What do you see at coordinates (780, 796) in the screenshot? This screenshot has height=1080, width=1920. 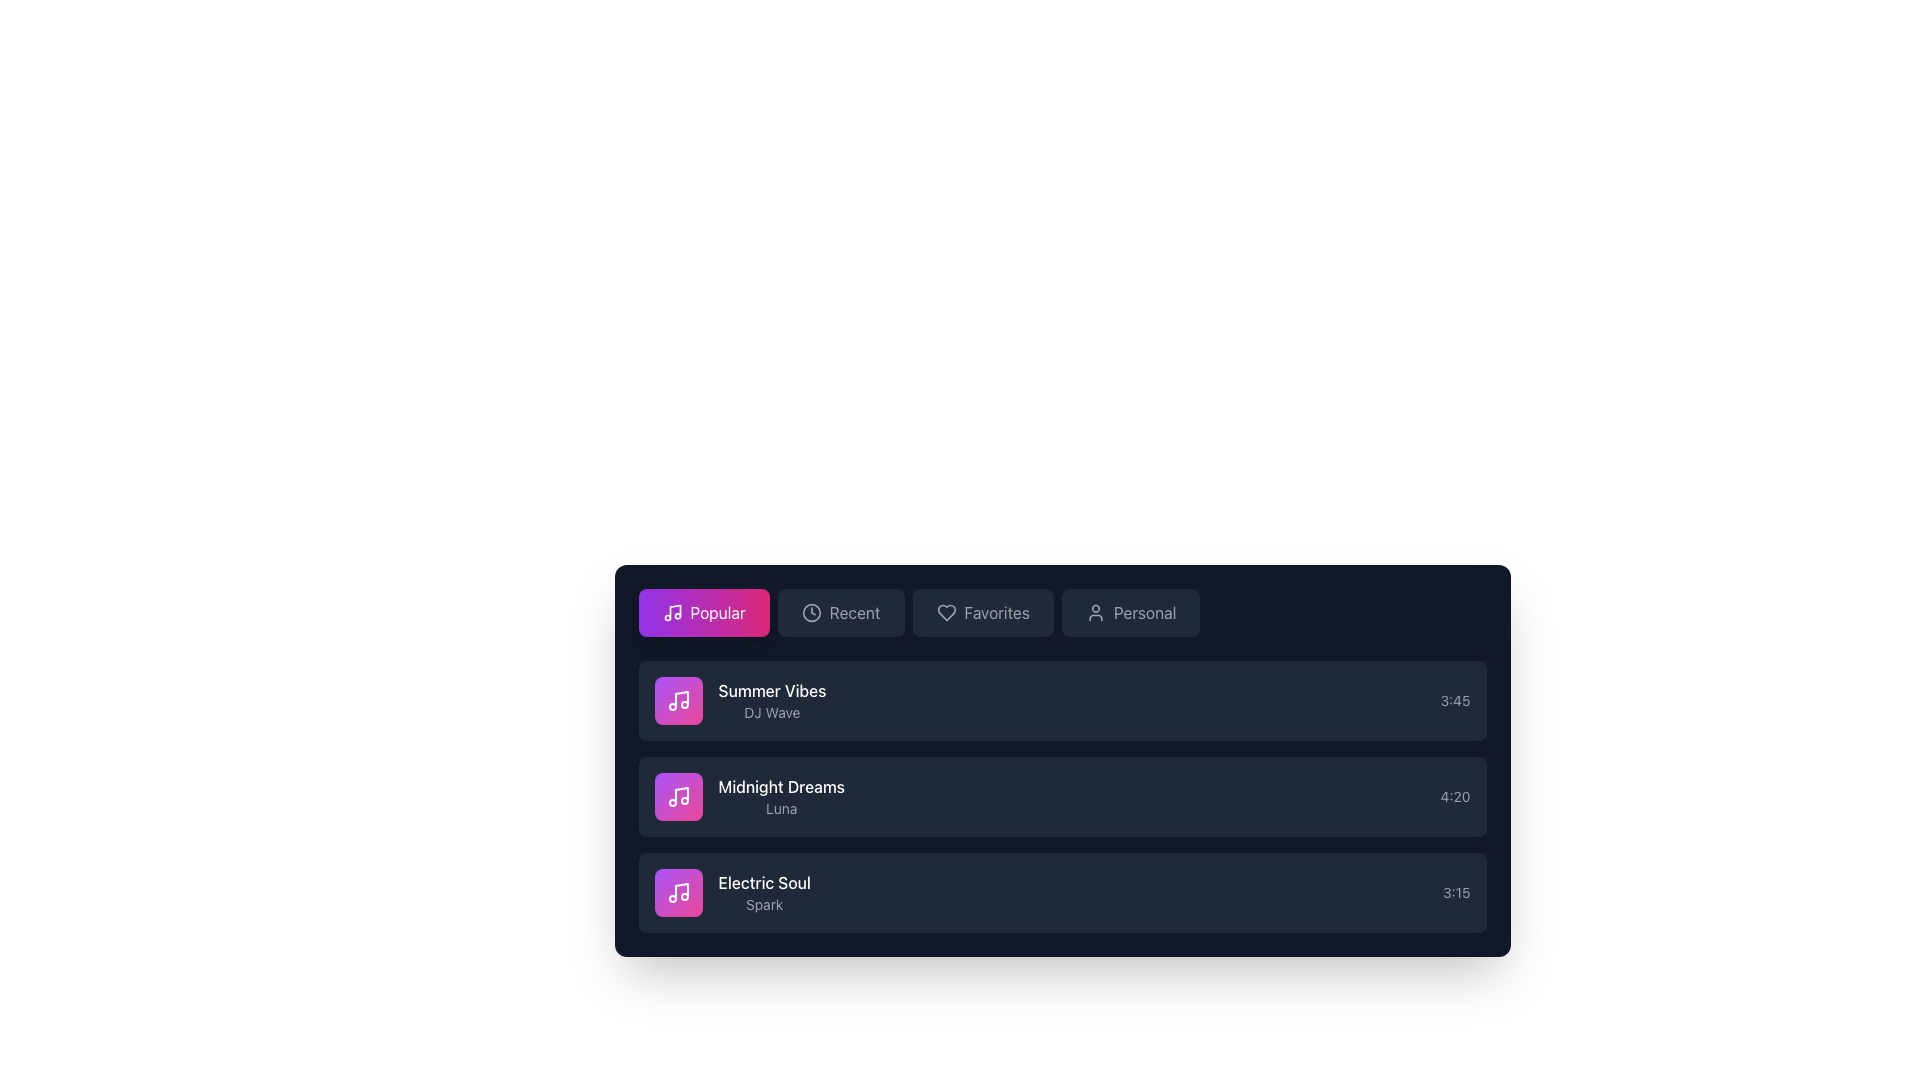 I see `the text label displaying 'Midnight Dreams' and 'Luna', which is centrally located to the right of a pink music icon and is the second entry in a vertical list of song titles` at bounding box center [780, 796].